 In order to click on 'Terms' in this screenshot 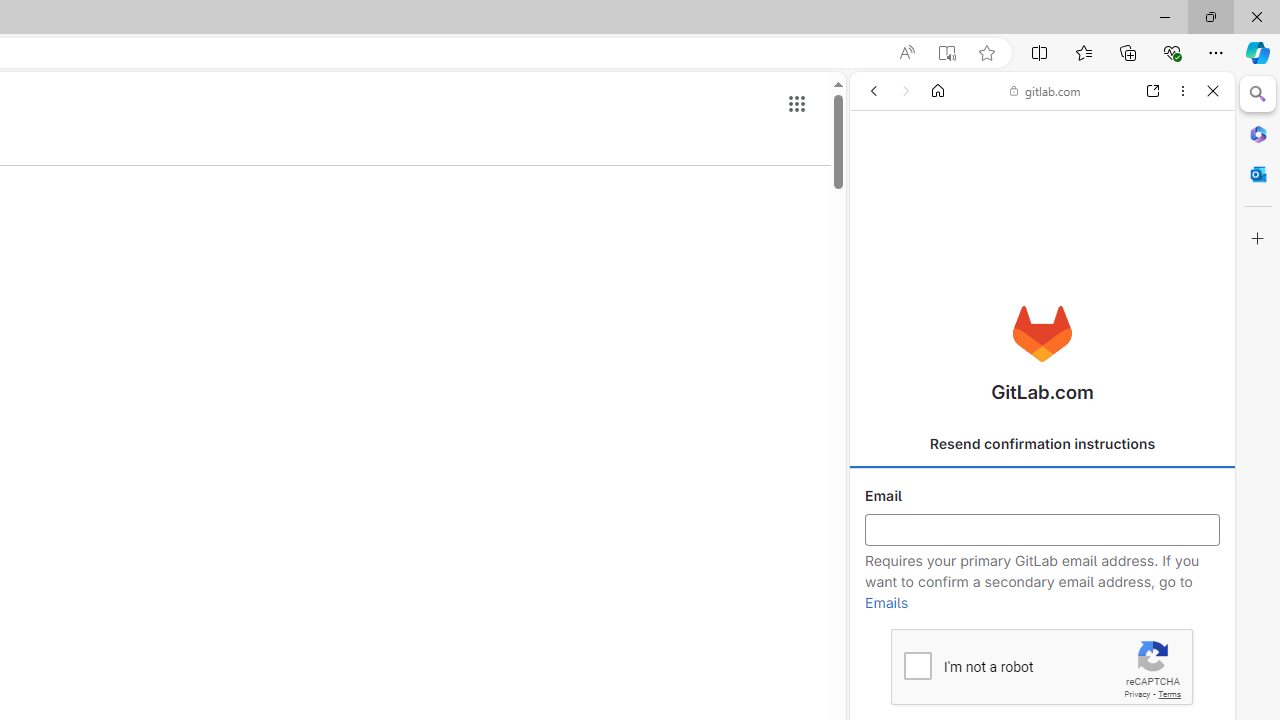, I will do `click(1169, 693)`.